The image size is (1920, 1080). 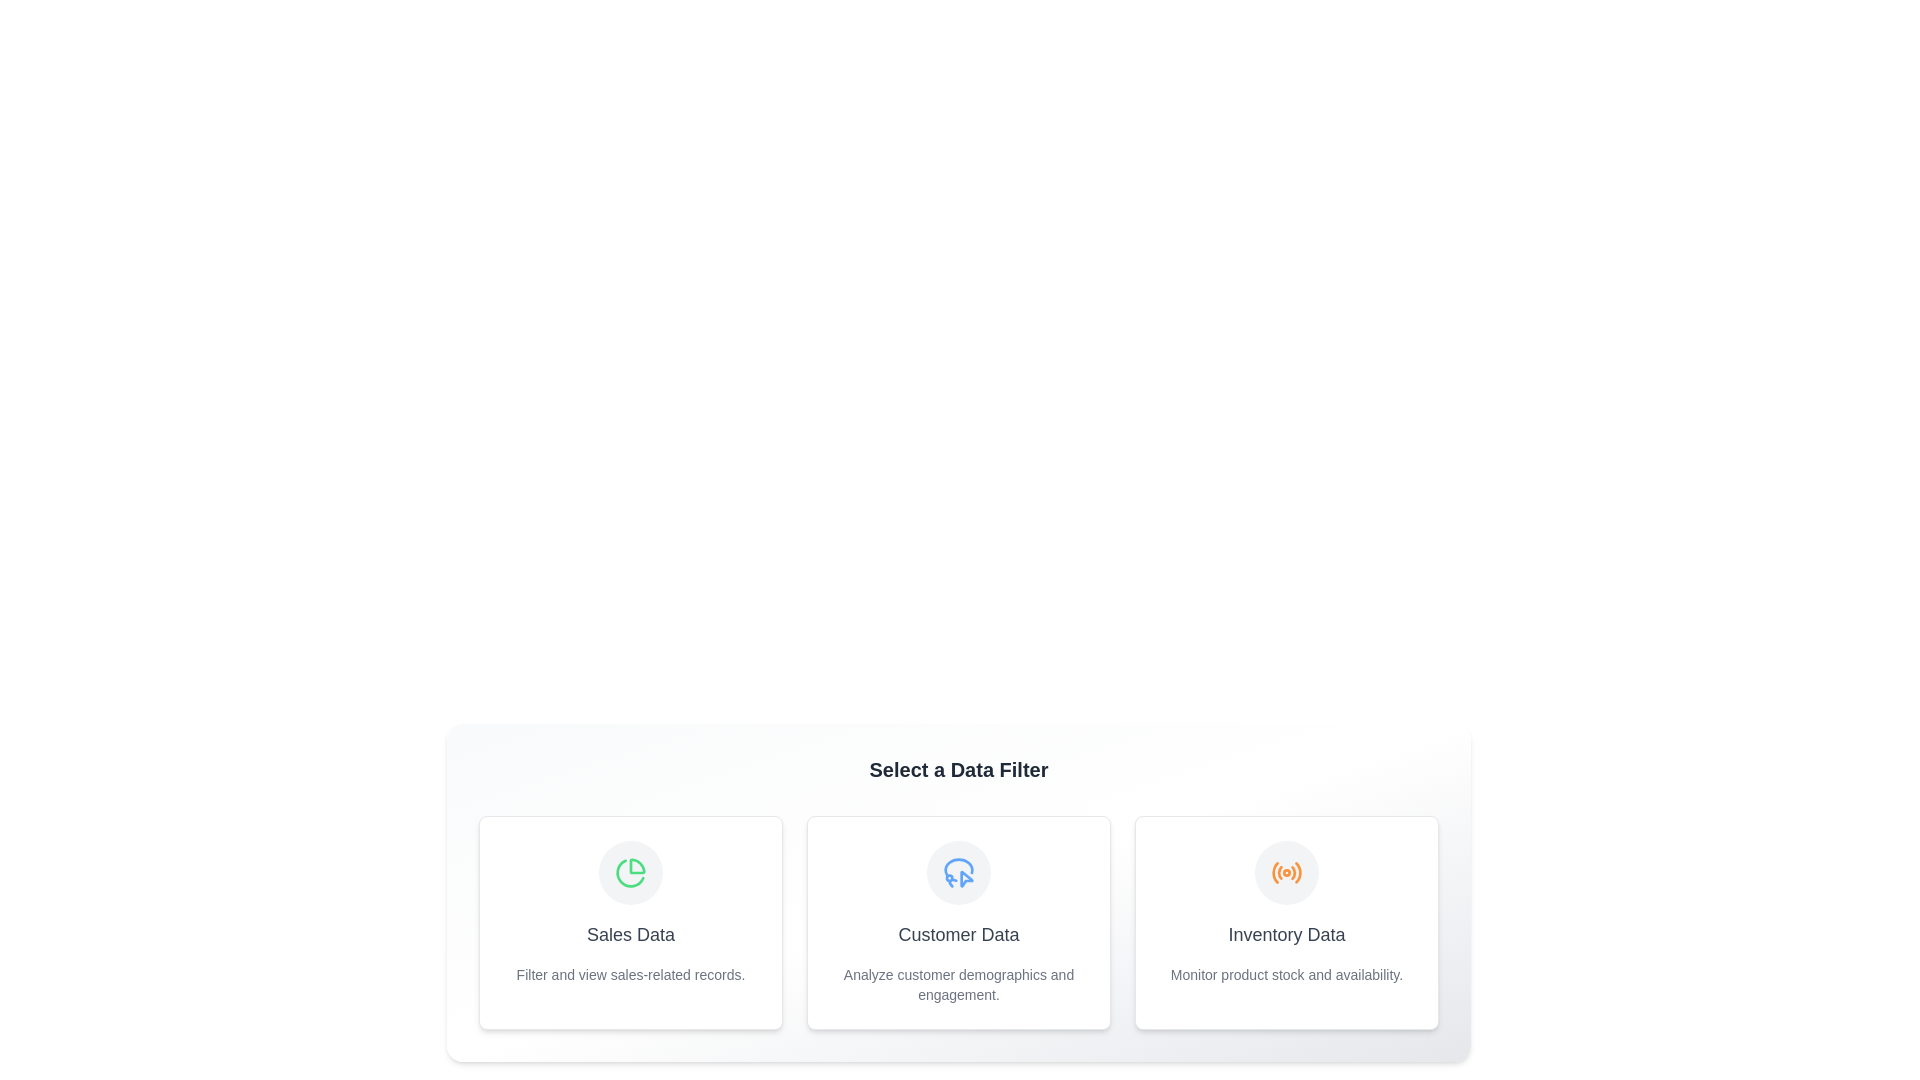 What do you see at coordinates (629, 974) in the screenshot?
I see `the text label stating 'Filter and view sales-related records.' located within the lower half of the rounded rectangular card component below the title 'Sales Data'` at bounding box center [629, 974].